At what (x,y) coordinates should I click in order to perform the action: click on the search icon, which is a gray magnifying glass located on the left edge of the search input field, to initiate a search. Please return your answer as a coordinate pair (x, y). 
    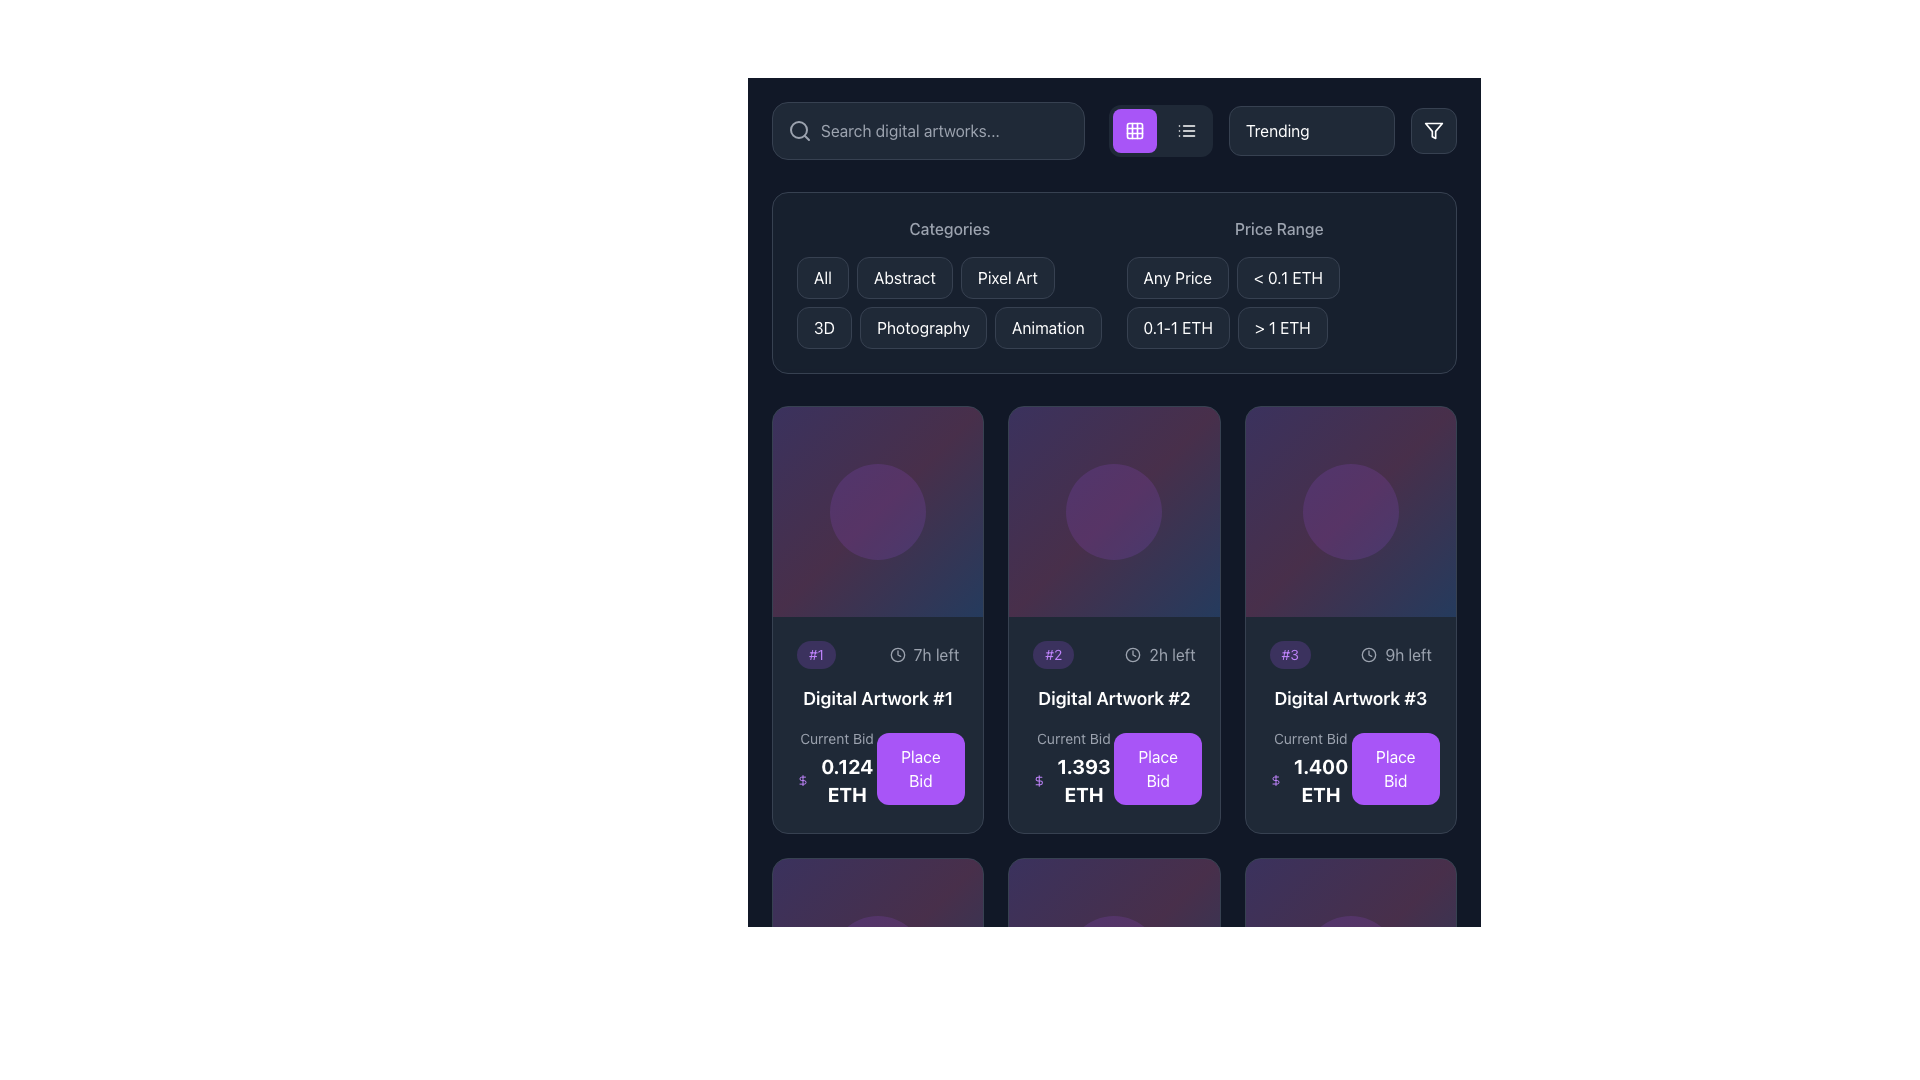
    Looking at the image, I should click on (800, 131).